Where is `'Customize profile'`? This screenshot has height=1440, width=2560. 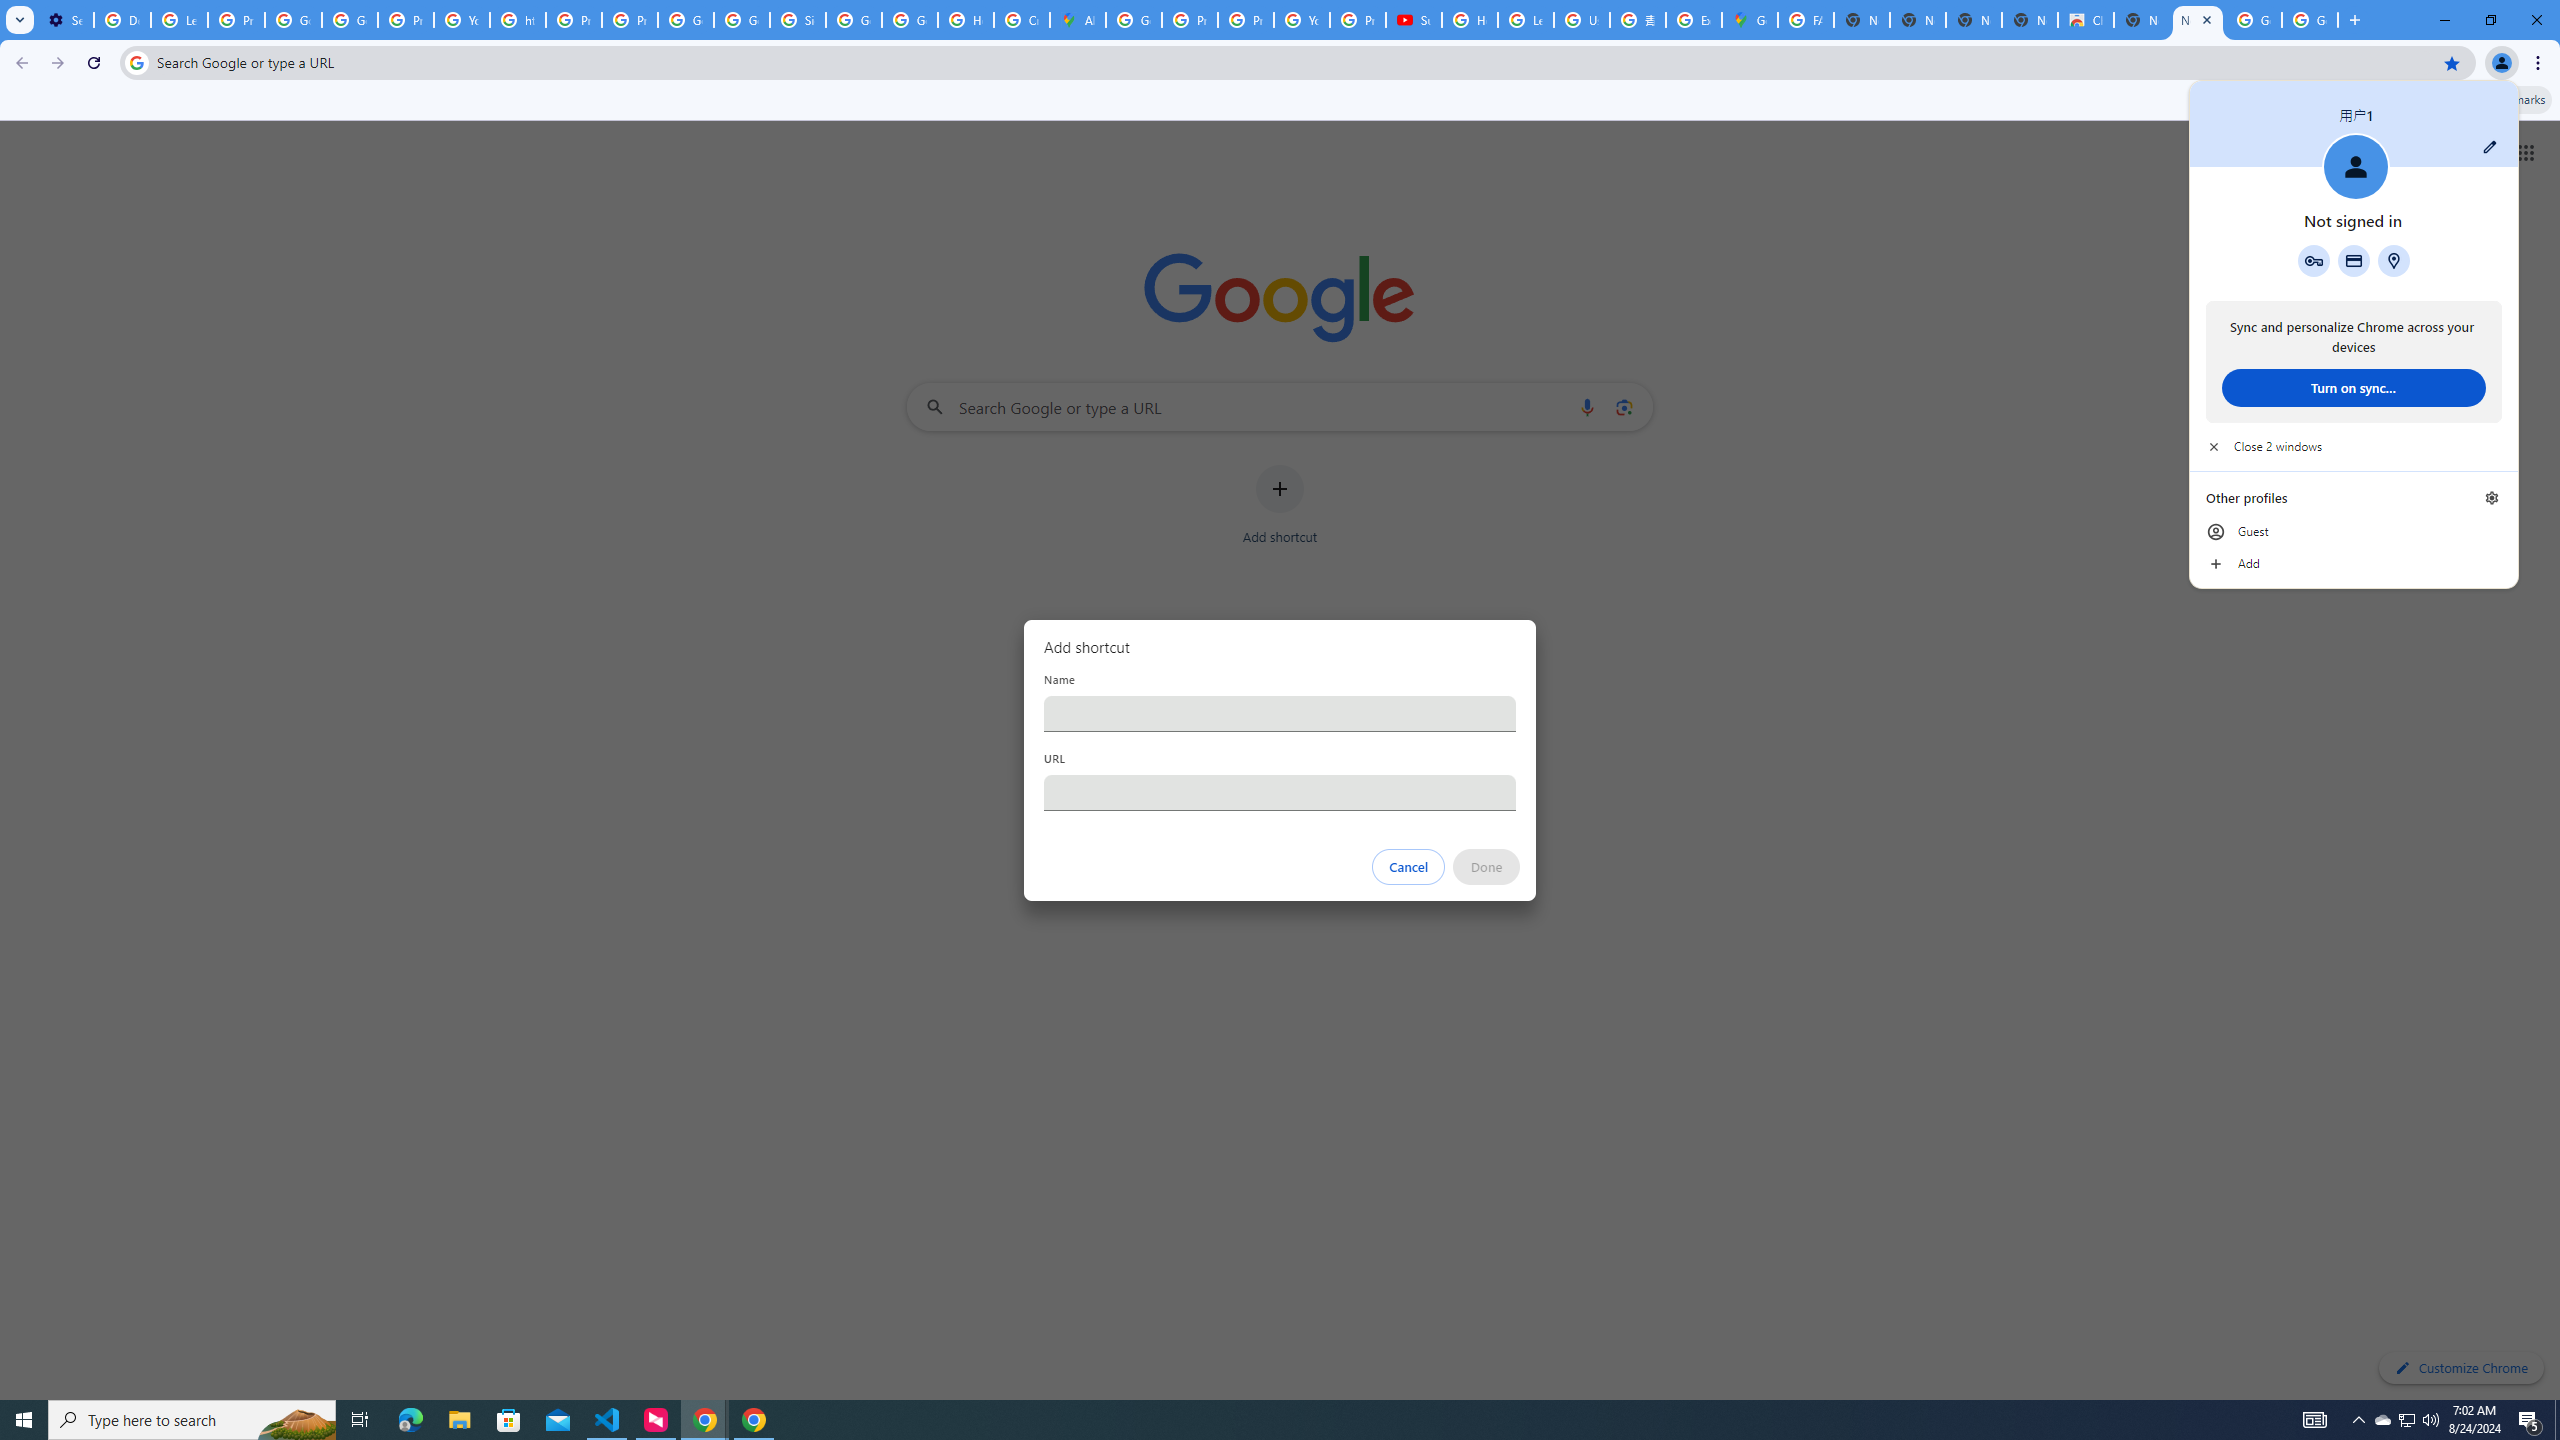
'Customize profile' is located at coordinates (2488, 145).